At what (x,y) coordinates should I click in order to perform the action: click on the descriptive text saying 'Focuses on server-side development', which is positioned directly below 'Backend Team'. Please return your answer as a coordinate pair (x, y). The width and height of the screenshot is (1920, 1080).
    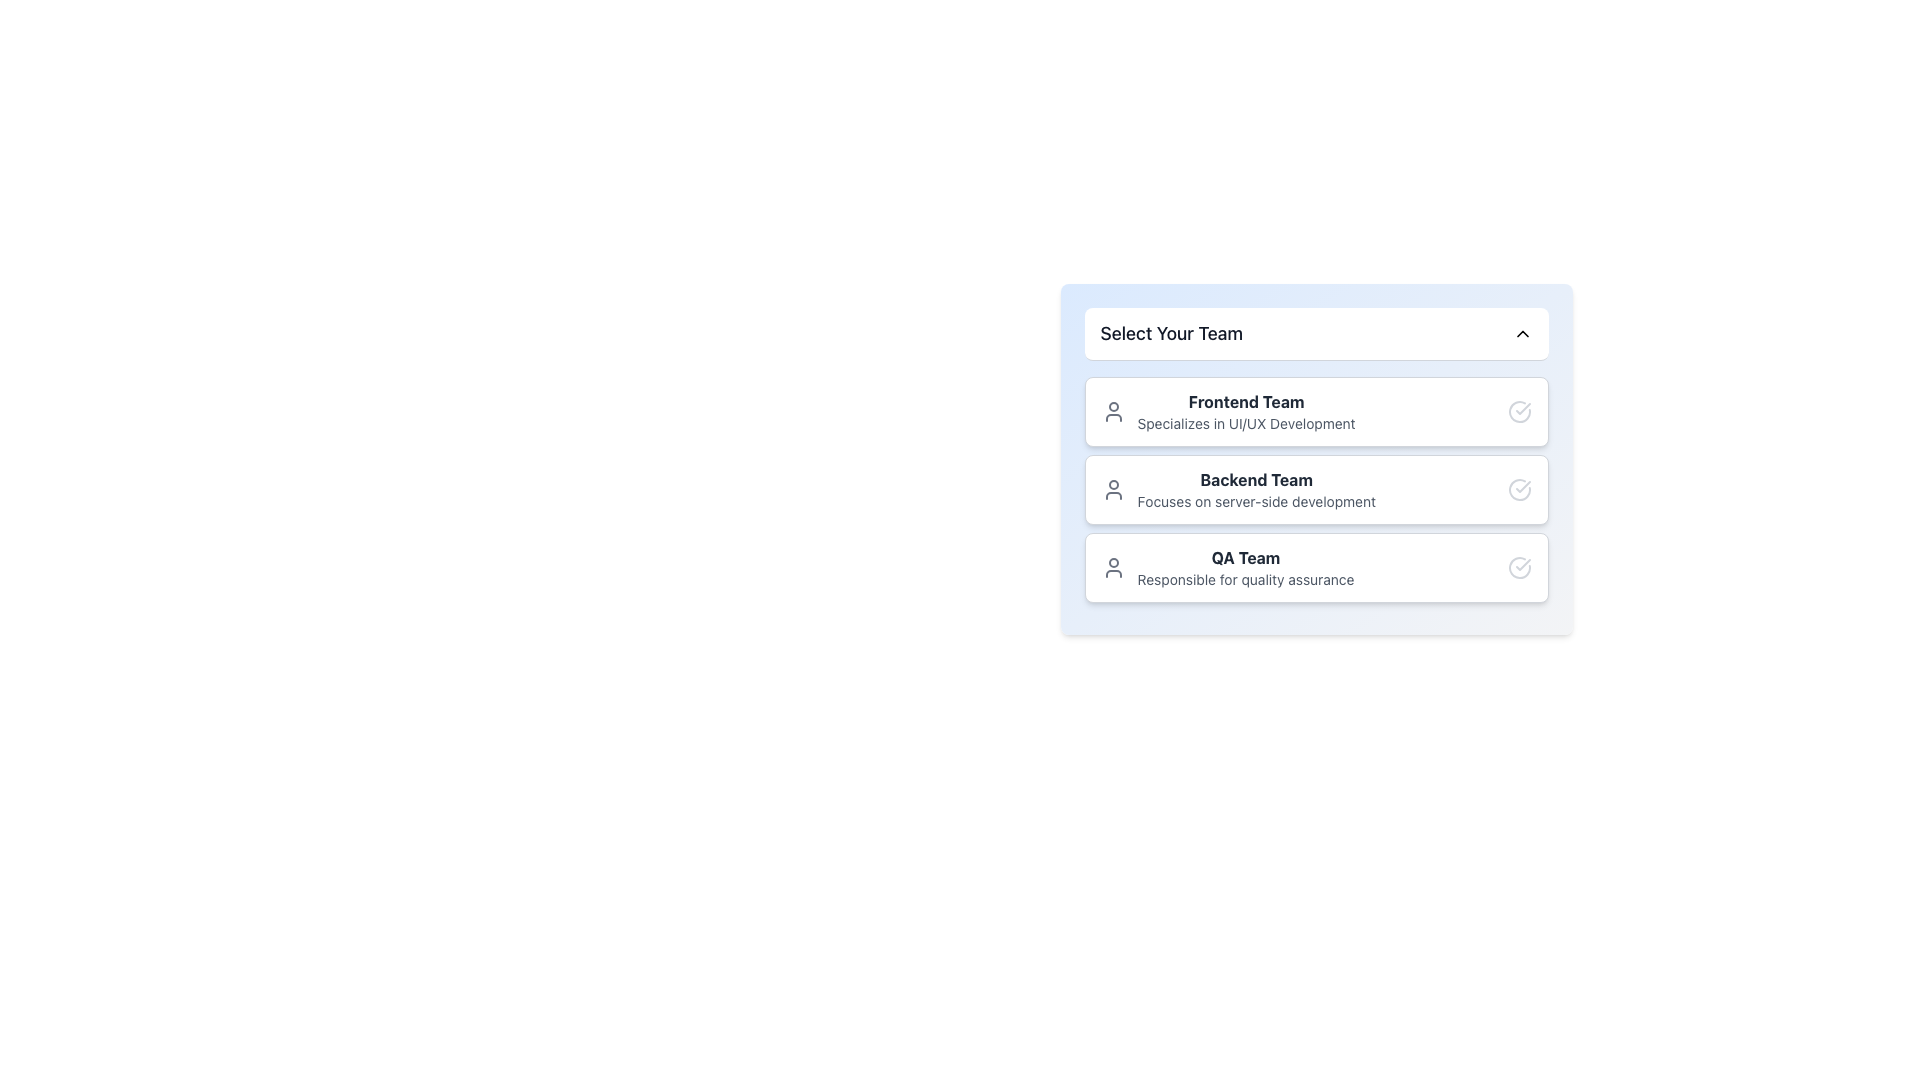
    Looking at the image, I should click on (1255, 500).